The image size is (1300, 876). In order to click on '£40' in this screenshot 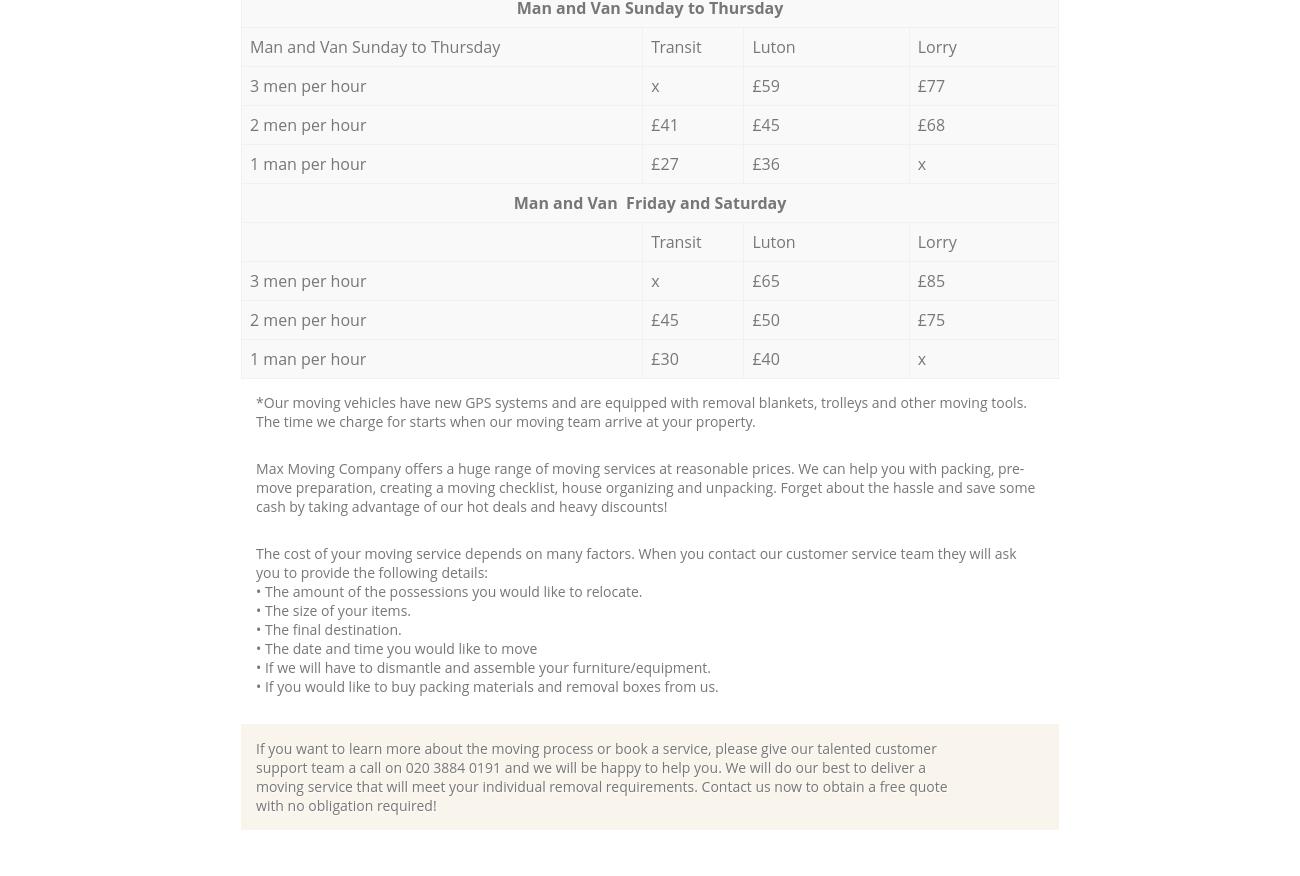, I will do `click(764, 357)`.